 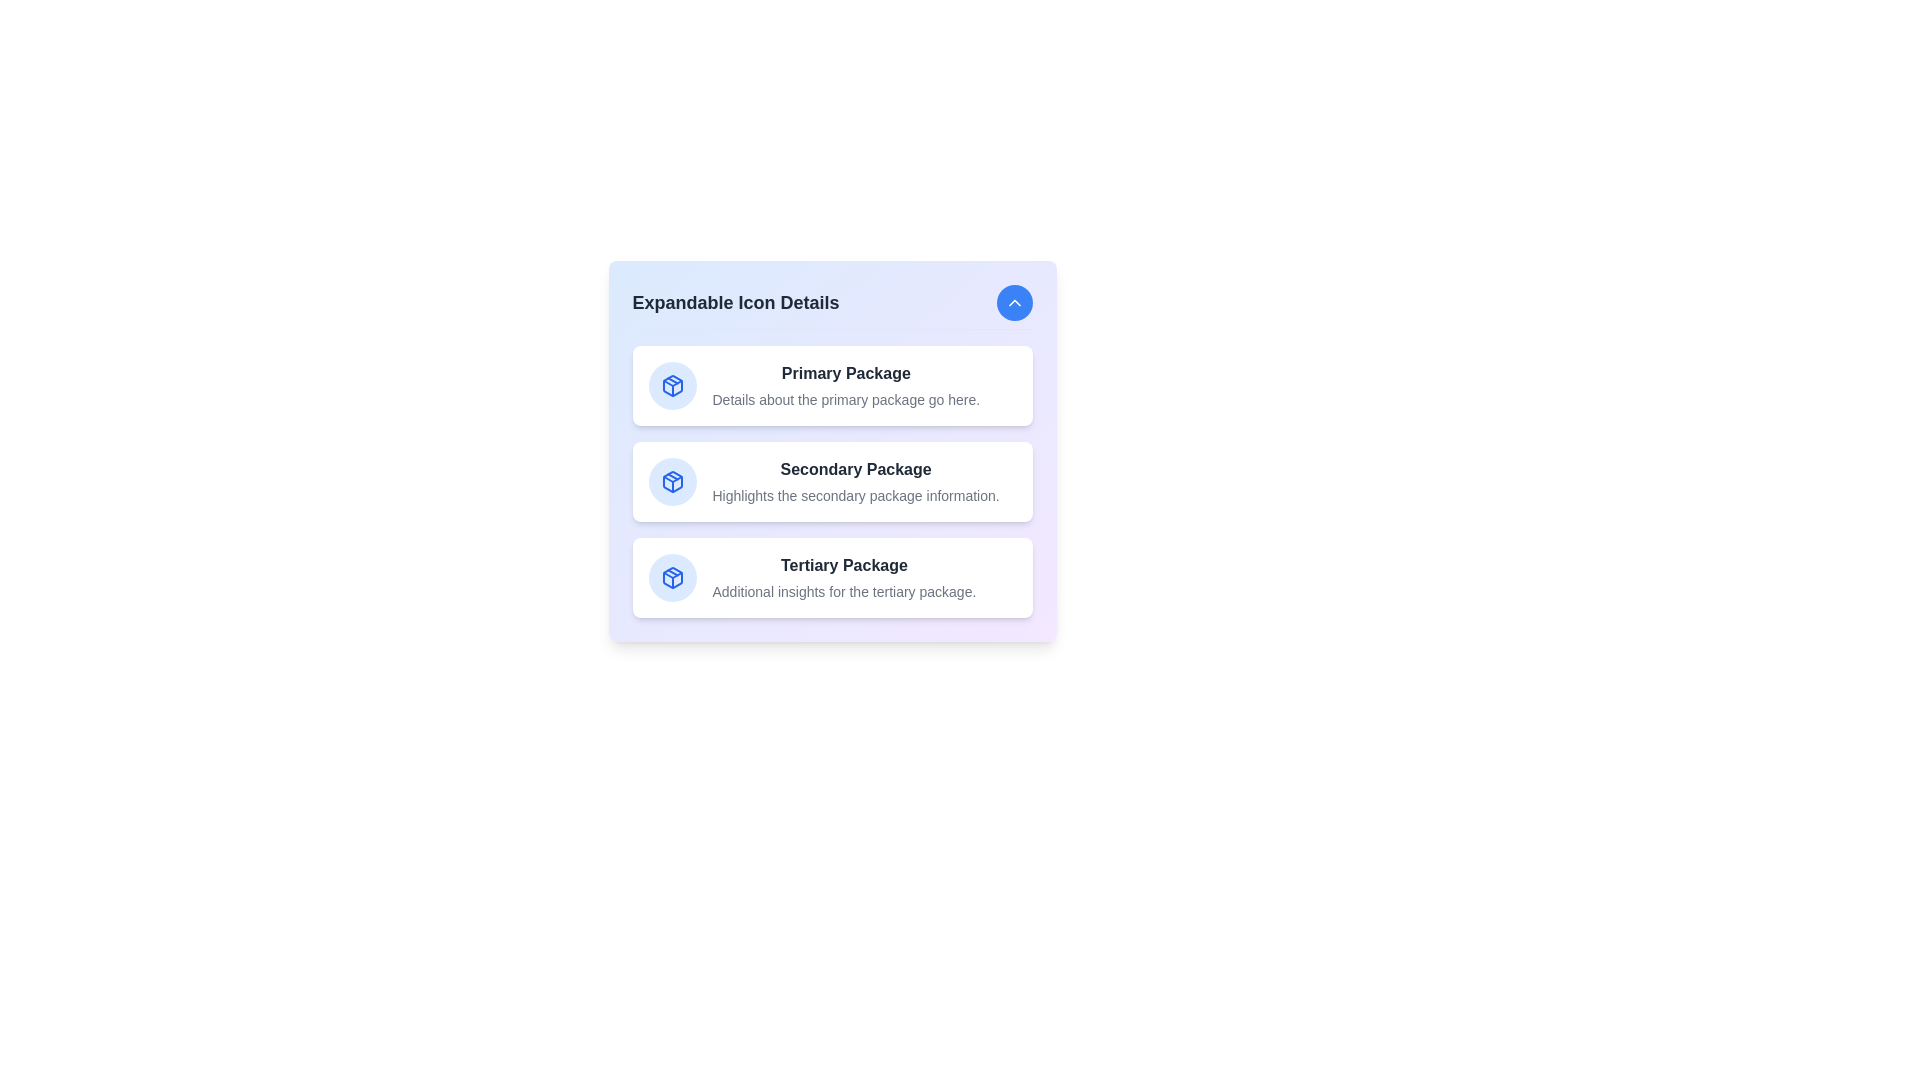 What do you see at coordinates (672, 482) in the screenshot?
I see `the 'Secondary Package' icon, which is the first component in the layout of the card located to the left of the 'Secondary Package' title and description` at bounding box center [672, 482].